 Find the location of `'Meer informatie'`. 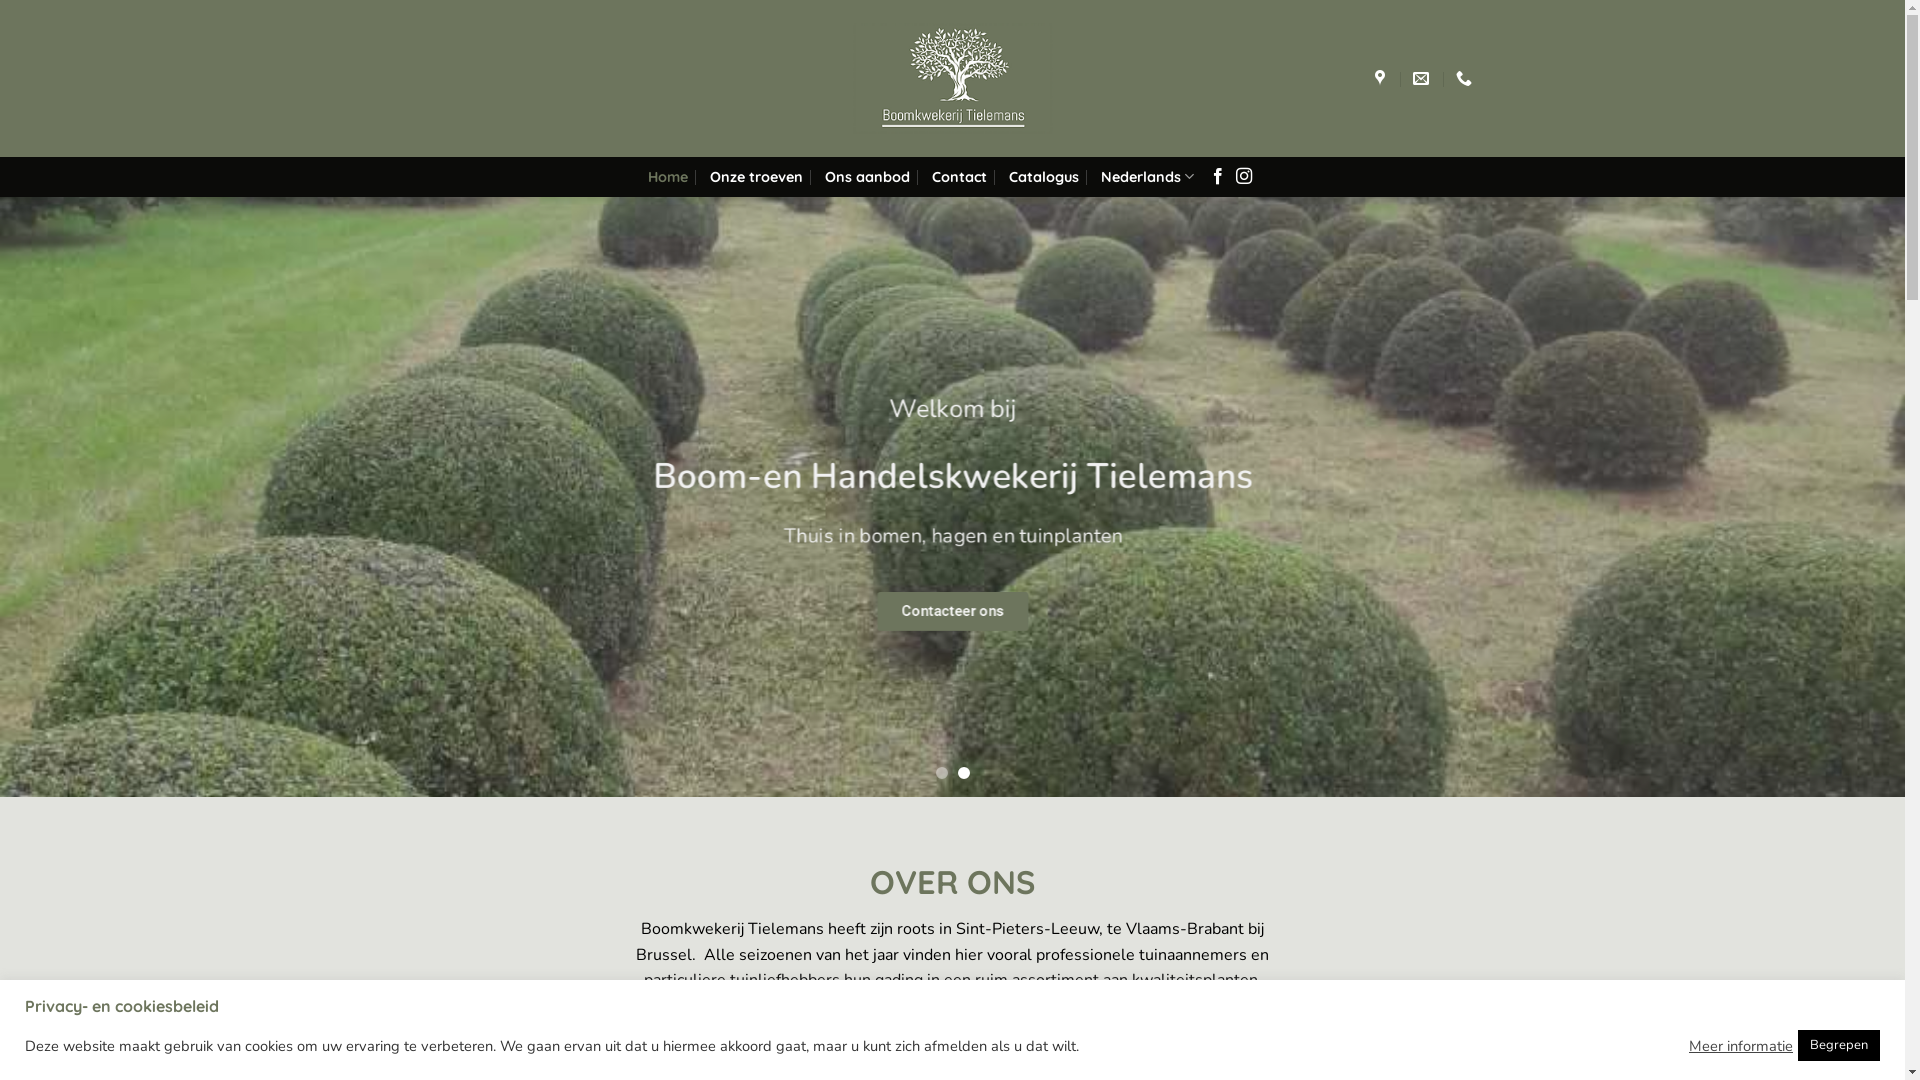

'Meer informatie' is located at coordinates (1740, 1044).